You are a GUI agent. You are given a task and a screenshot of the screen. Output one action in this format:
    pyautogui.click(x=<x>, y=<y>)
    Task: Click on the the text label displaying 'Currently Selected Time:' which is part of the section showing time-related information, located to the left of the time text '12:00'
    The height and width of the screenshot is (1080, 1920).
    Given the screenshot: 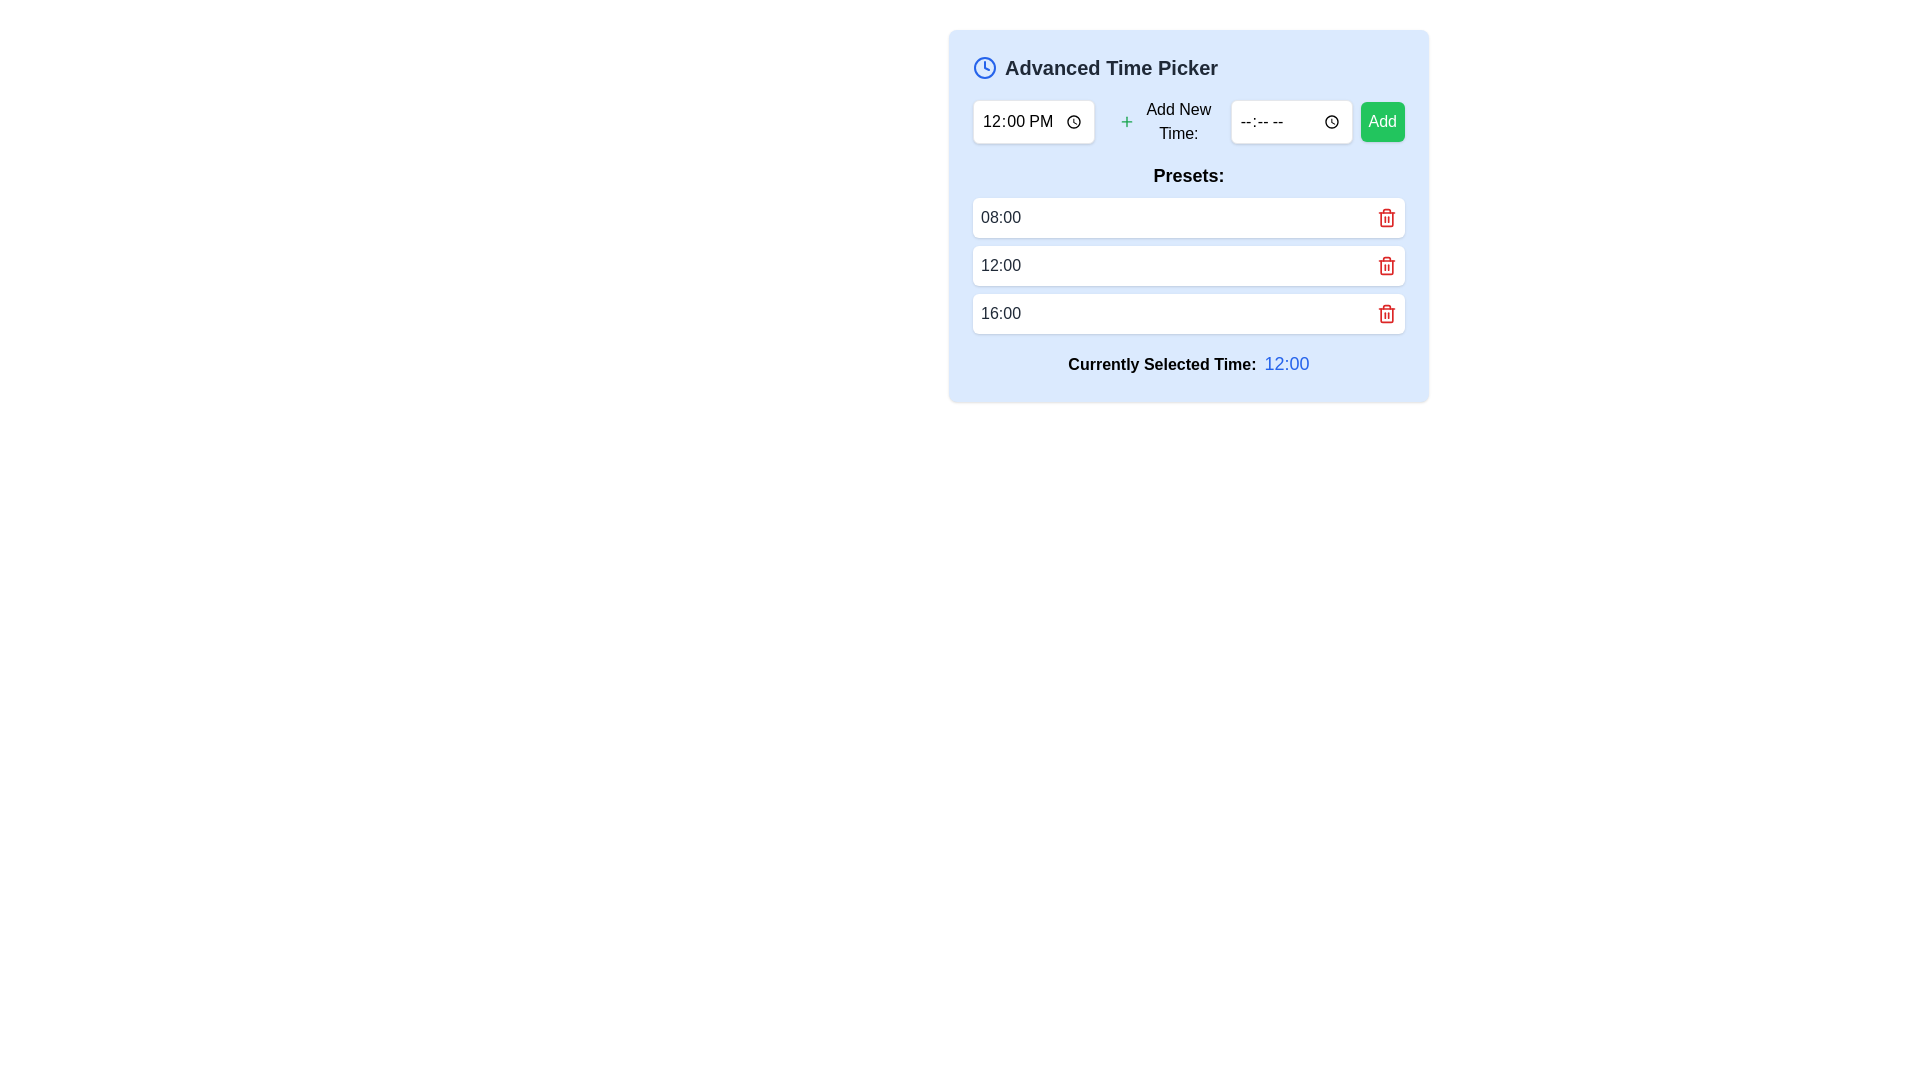 What is the action you would take?
    pyautogui.click(x=1162, y=364)
    